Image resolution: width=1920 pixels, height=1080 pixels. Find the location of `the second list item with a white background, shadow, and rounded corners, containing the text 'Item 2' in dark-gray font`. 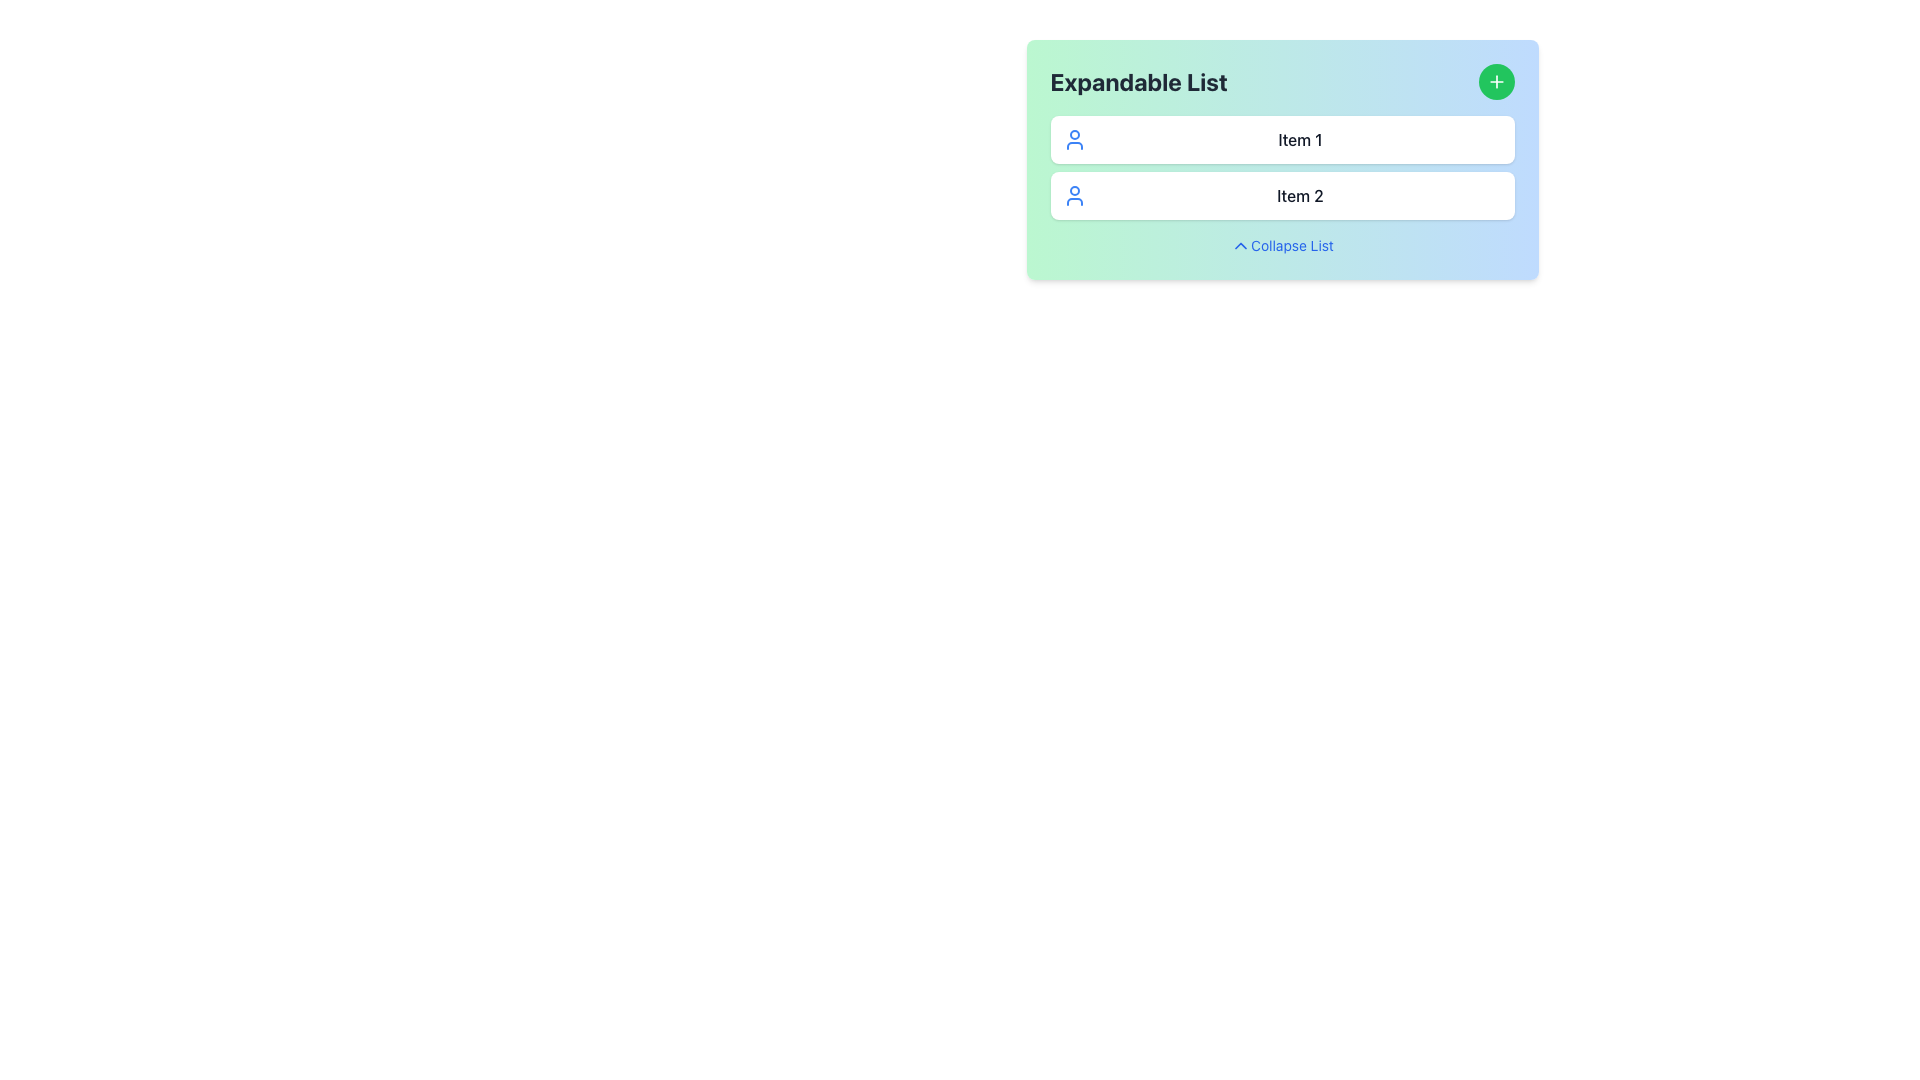

the second list item with a white background, shadow, and rounded corners, containing the text 'Item 2' in dark-gray font is located at coordinates (1282, 196).